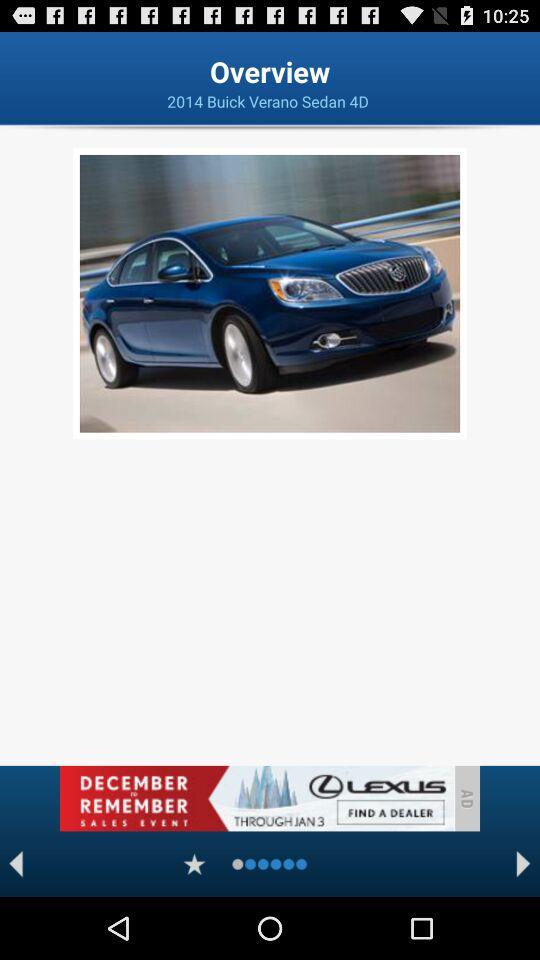 This screenshot has height=960, width=540. Describe the element at coordinates (523, 863) in the screenshot. I see `see next photo` at that location.